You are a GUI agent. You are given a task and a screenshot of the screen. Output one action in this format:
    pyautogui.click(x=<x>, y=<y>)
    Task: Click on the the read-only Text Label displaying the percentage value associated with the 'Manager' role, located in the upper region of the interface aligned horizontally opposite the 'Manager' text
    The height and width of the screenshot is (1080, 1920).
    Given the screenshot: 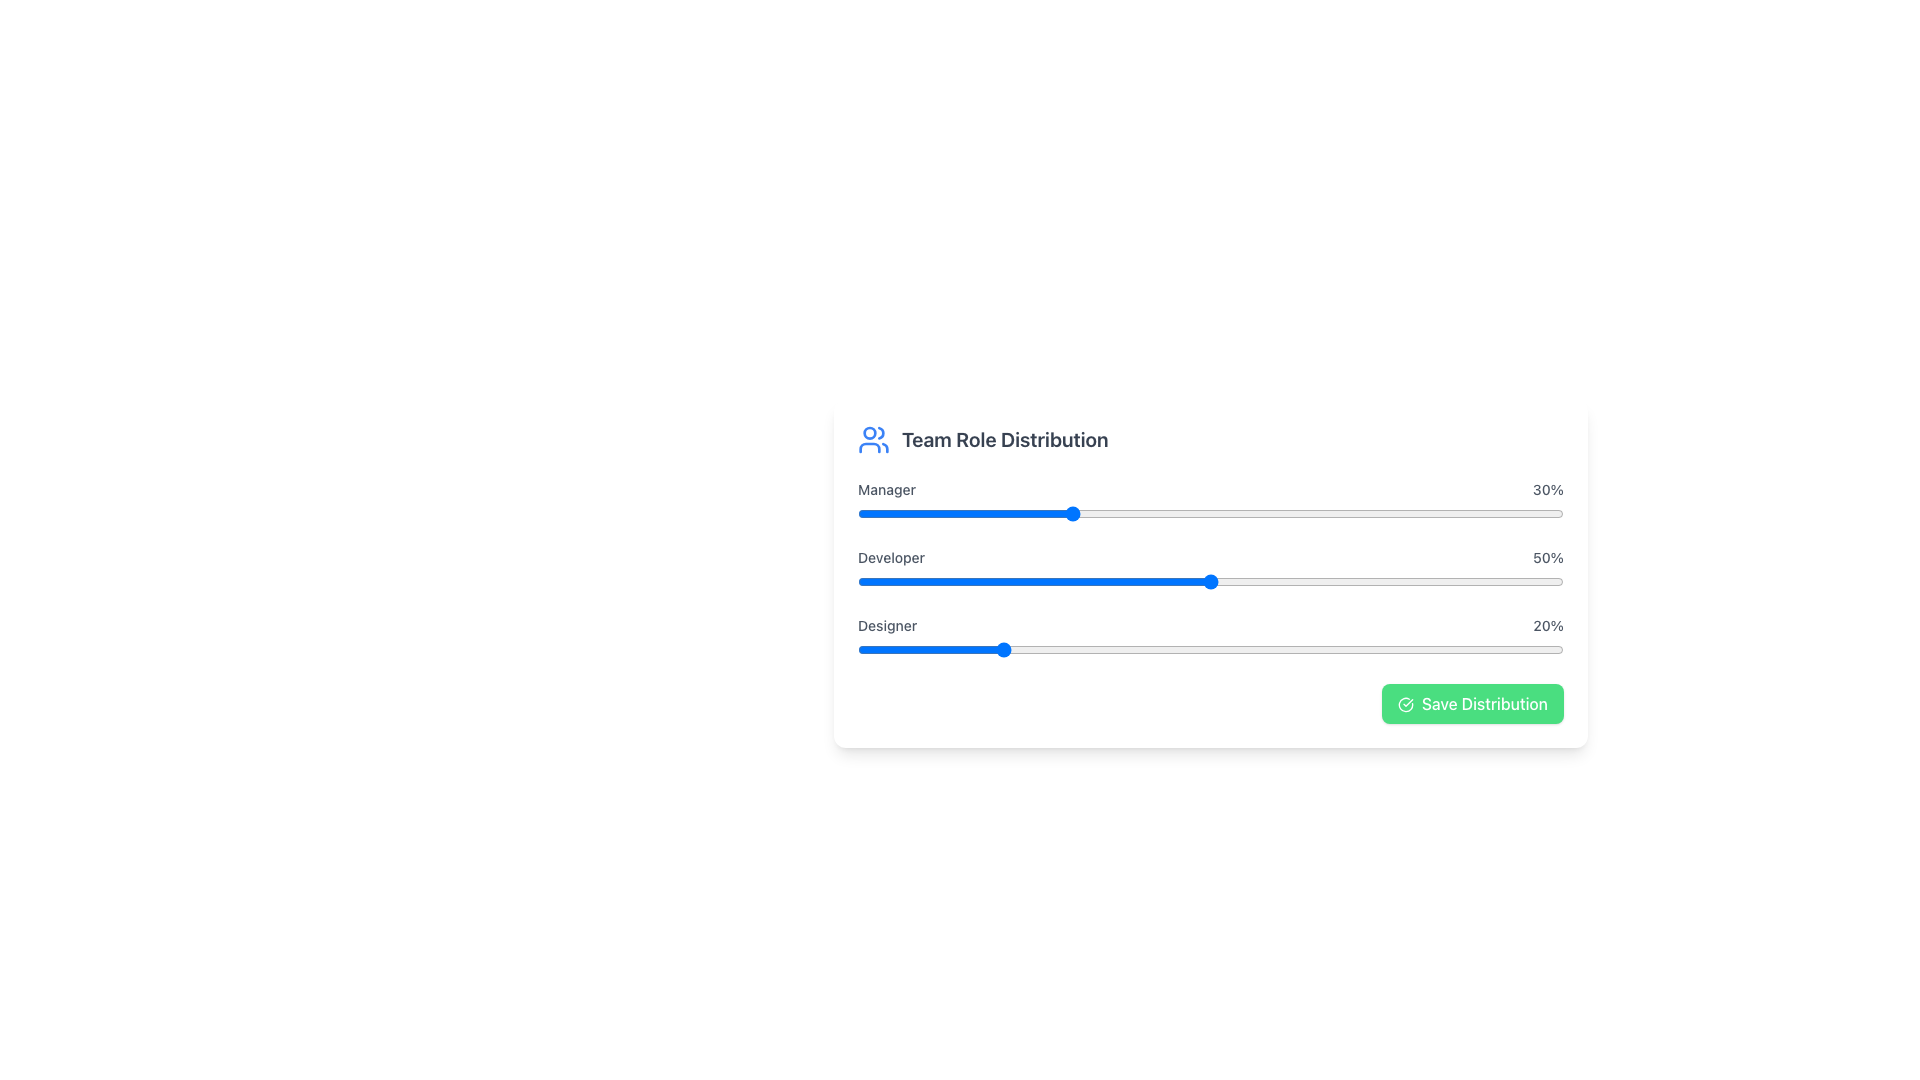 What is the action you would take?
    pyautogui.click(x=1547, y=489)
    